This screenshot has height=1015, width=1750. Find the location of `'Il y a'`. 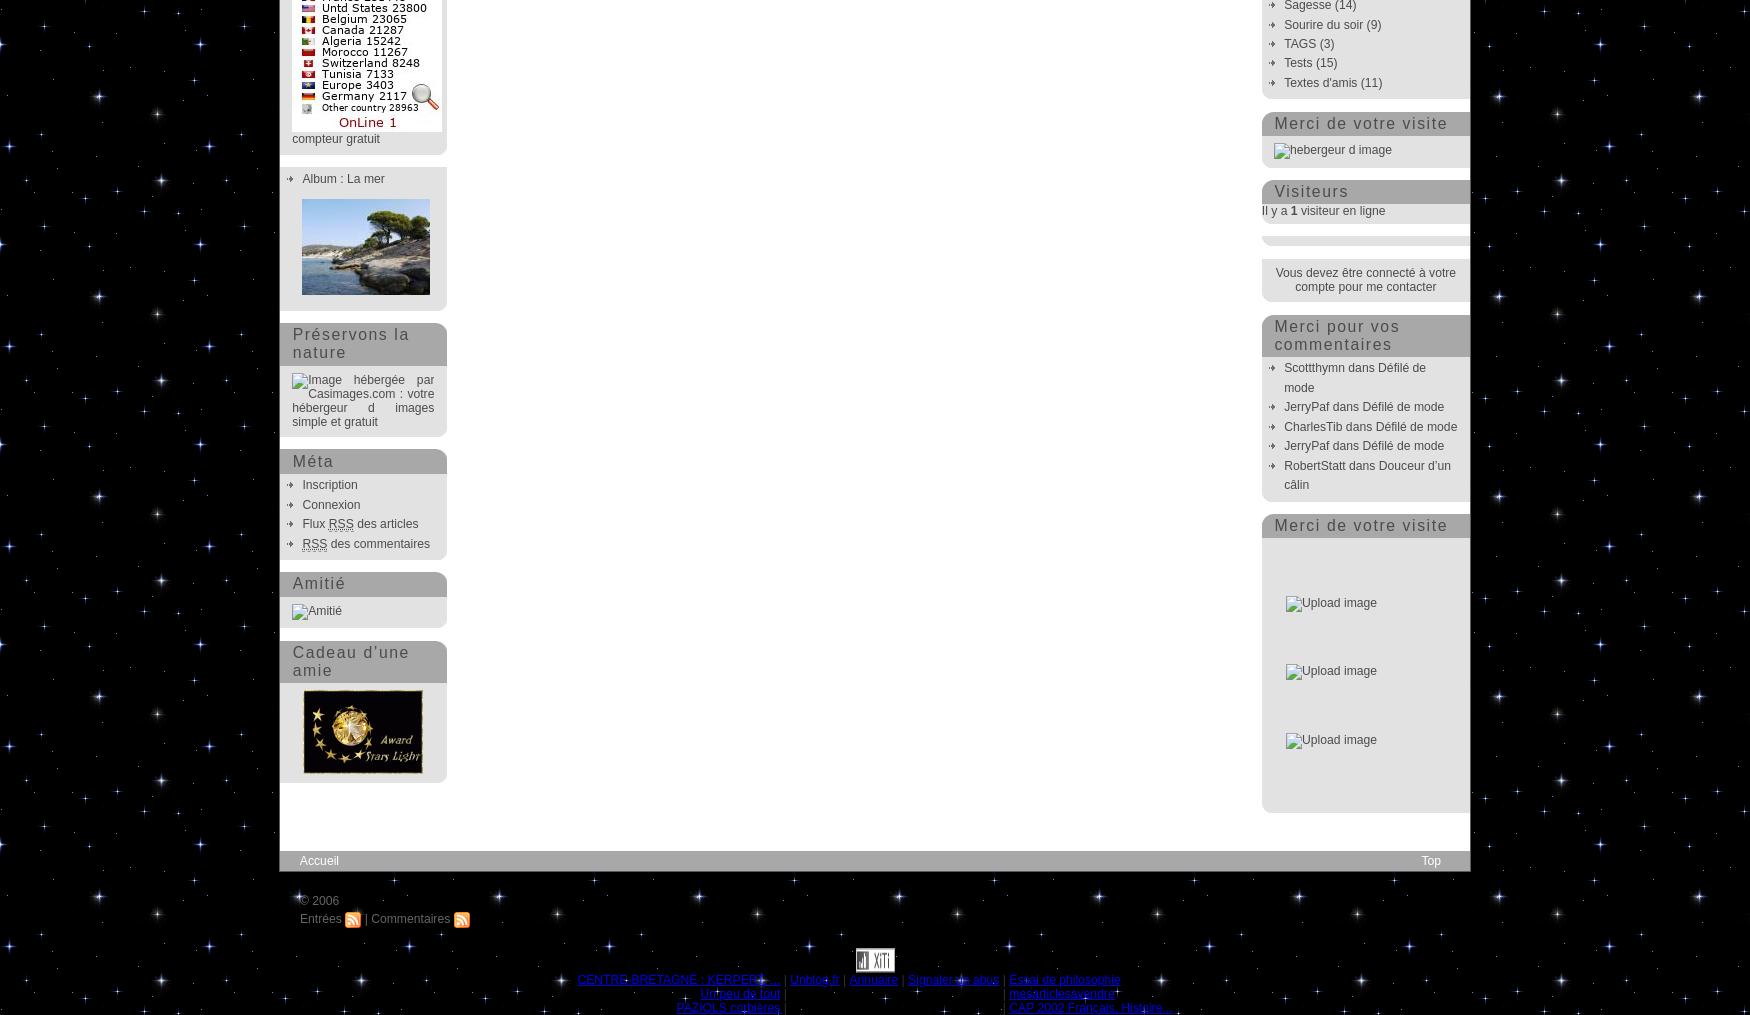

'Il y a' is located at coordinates (1274, 210).